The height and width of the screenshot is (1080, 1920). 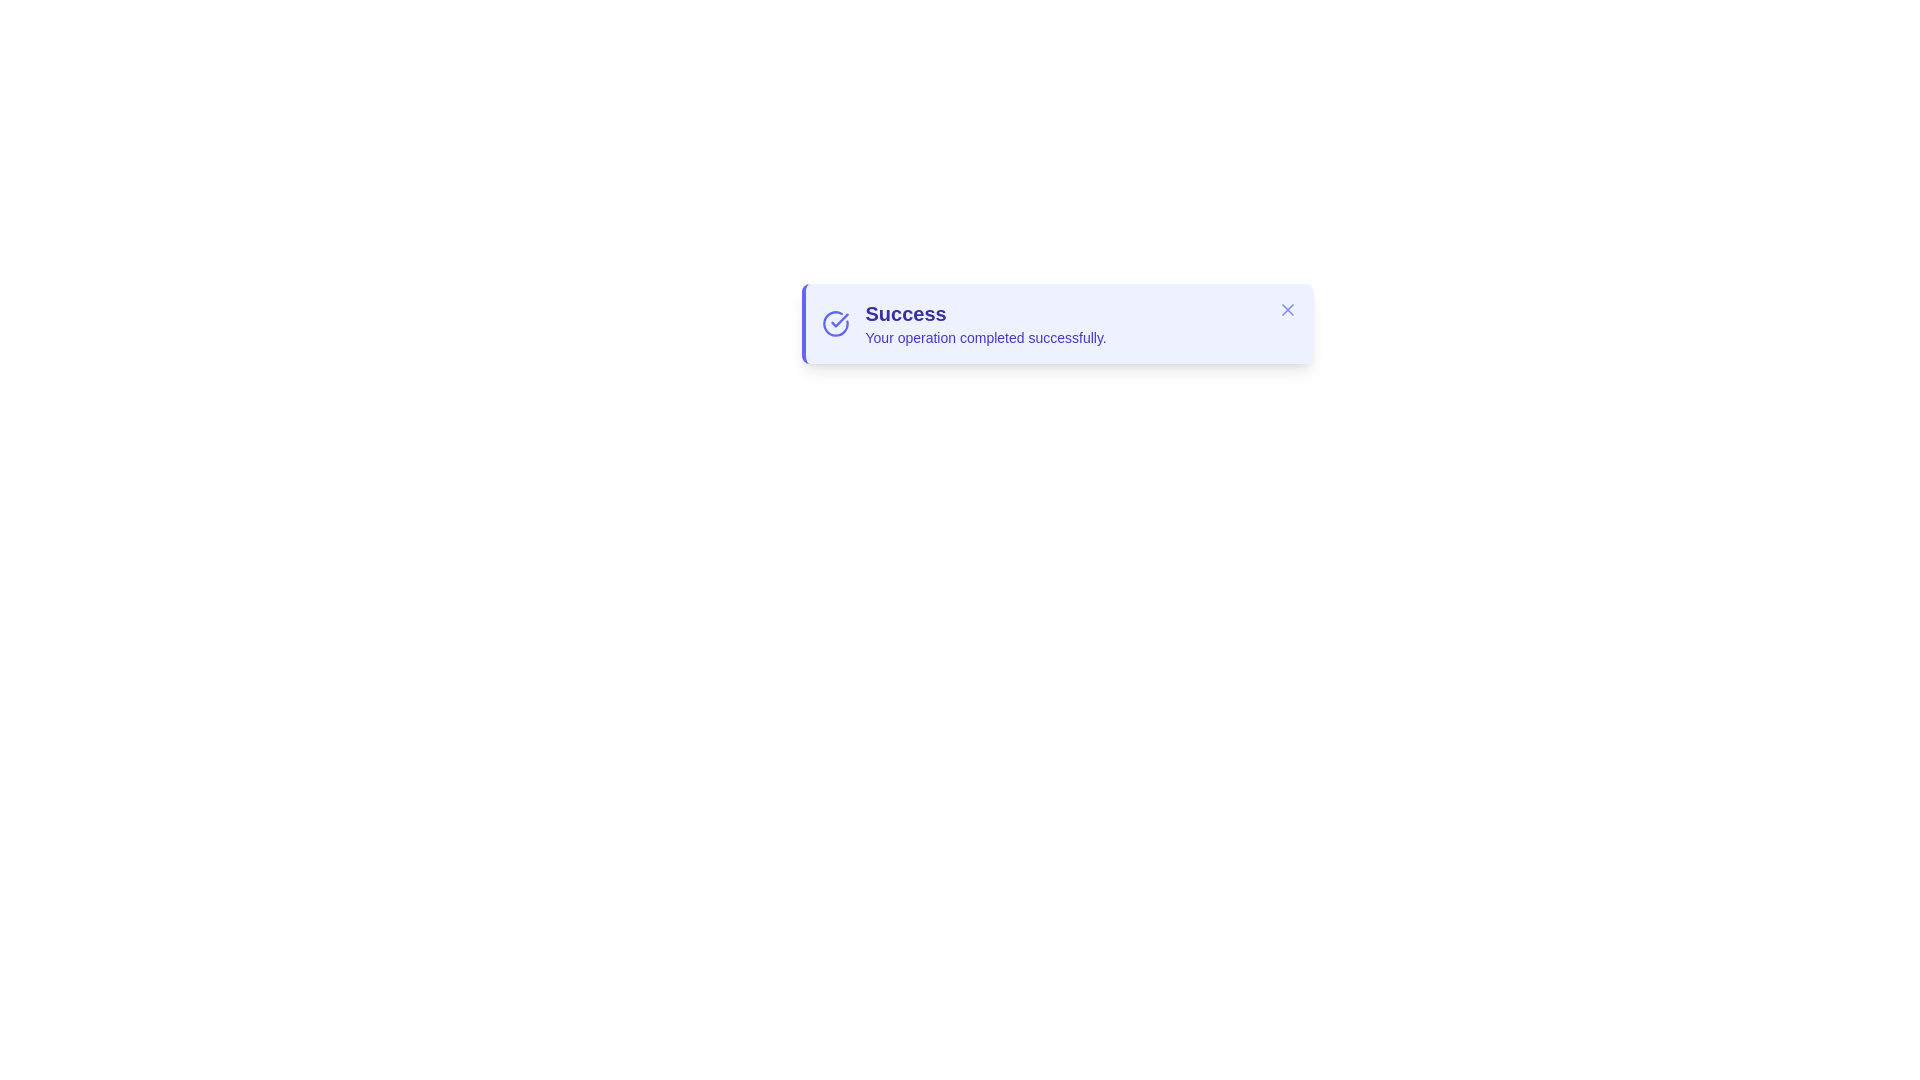 I want to click on success message displayed in the text label located in the notification box to the right of the checkmark icon, so click(x=986, y=323).